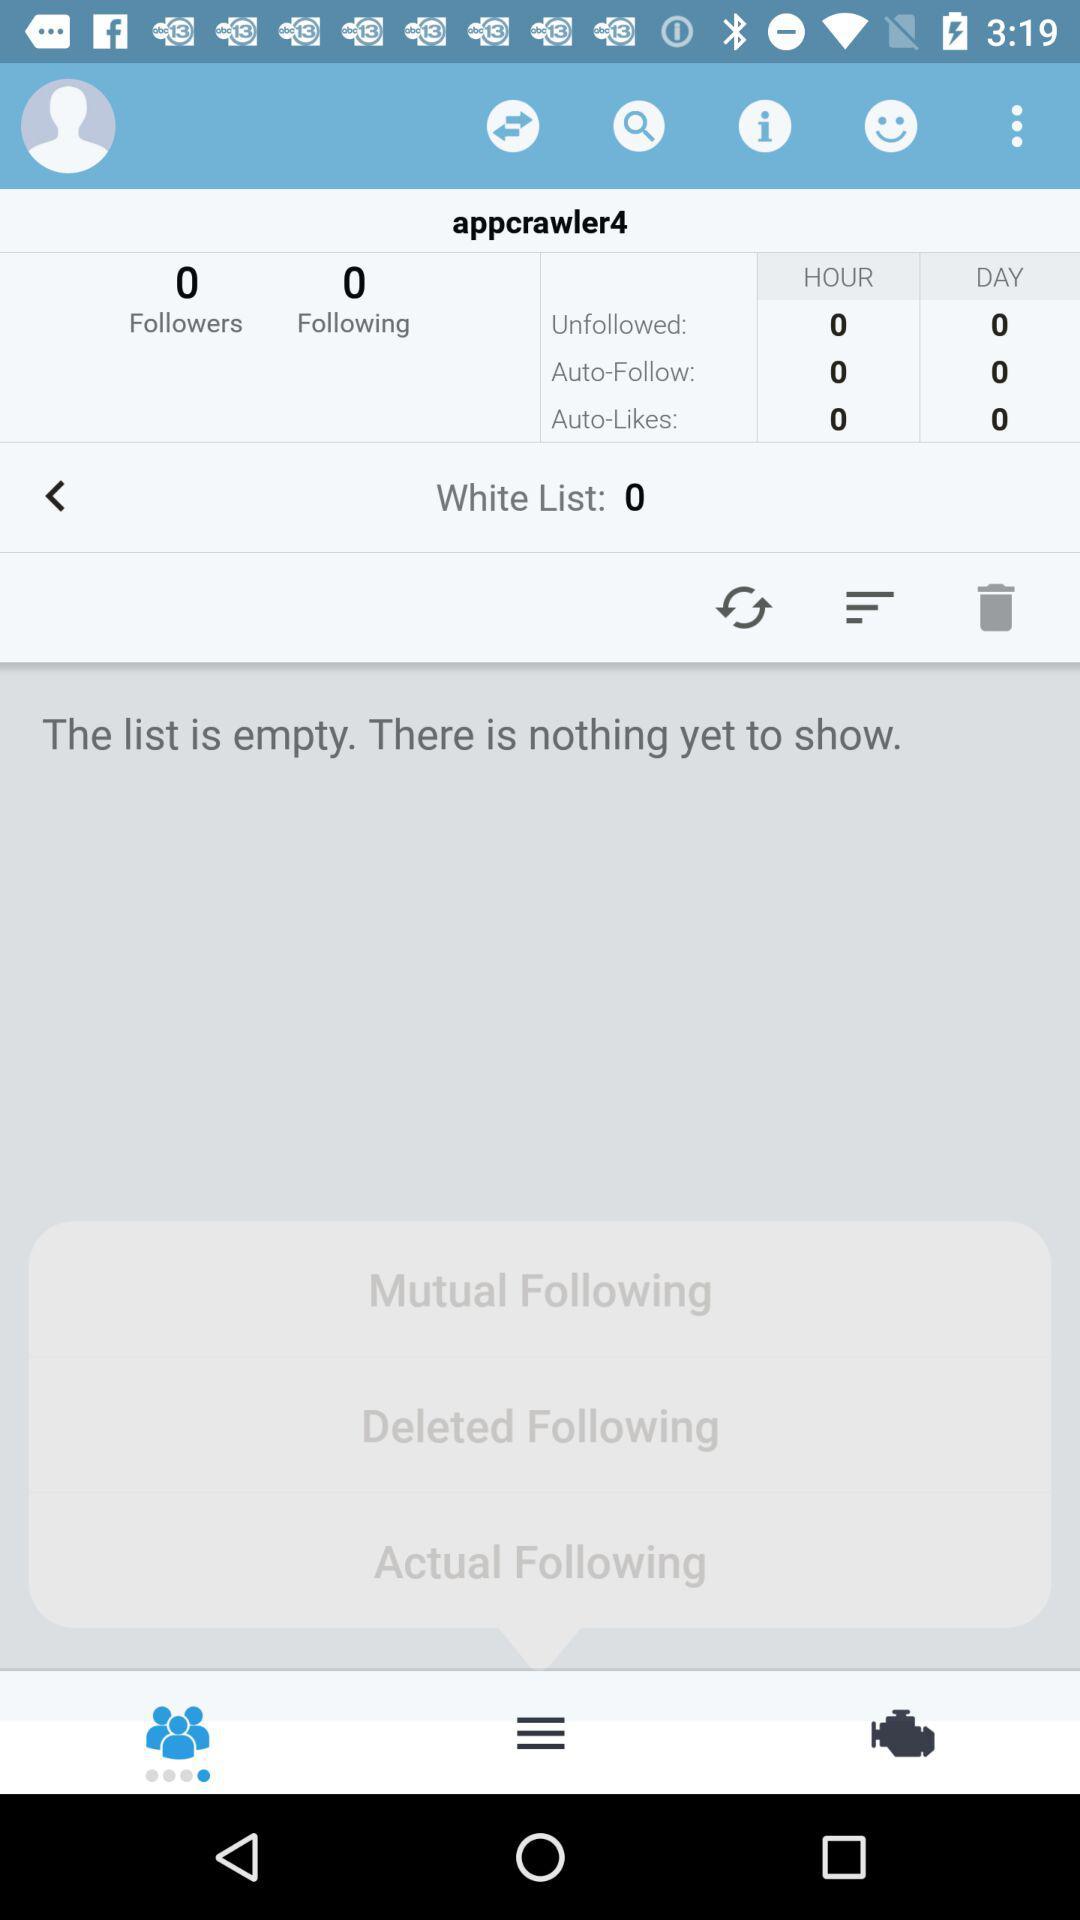  I want to click on click the menu option, so click(869, 606).